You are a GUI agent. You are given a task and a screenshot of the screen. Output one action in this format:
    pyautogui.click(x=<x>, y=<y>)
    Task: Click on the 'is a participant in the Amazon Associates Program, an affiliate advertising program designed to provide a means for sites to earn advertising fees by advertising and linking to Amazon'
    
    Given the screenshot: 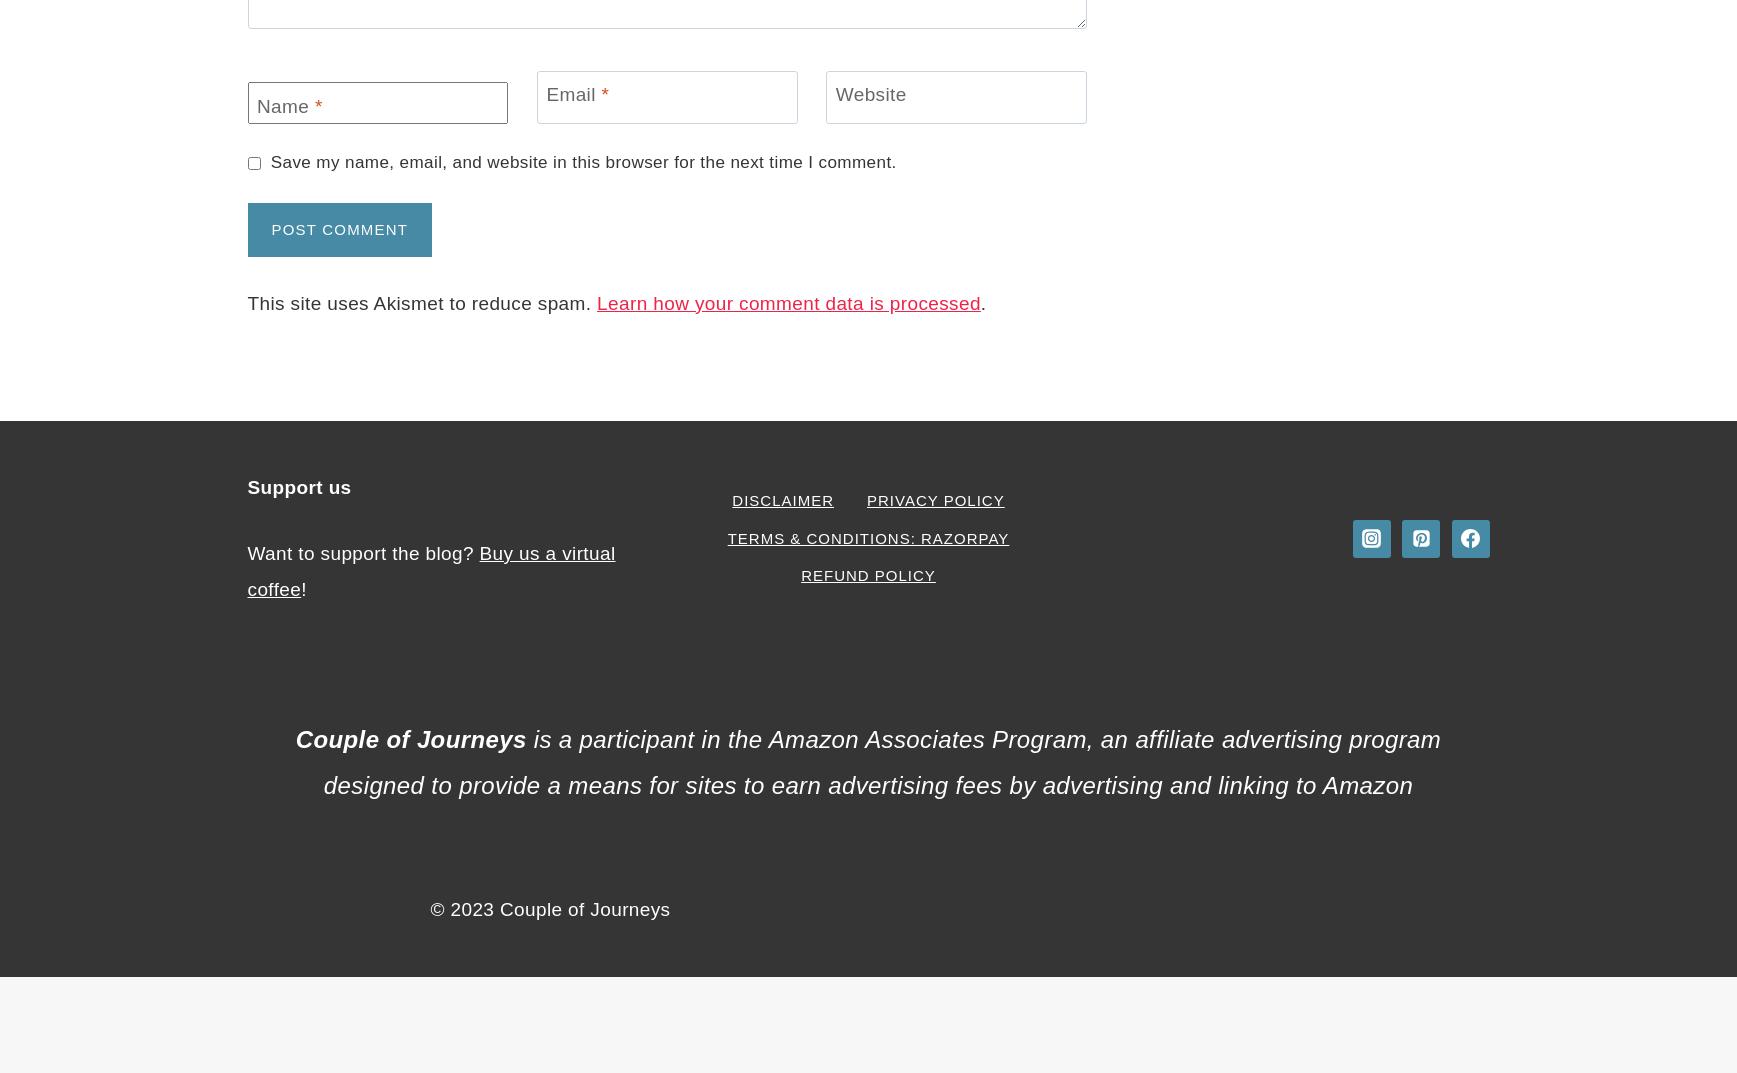 What is the action you would take?
    pyautogui.click(x=882, y=761)
    